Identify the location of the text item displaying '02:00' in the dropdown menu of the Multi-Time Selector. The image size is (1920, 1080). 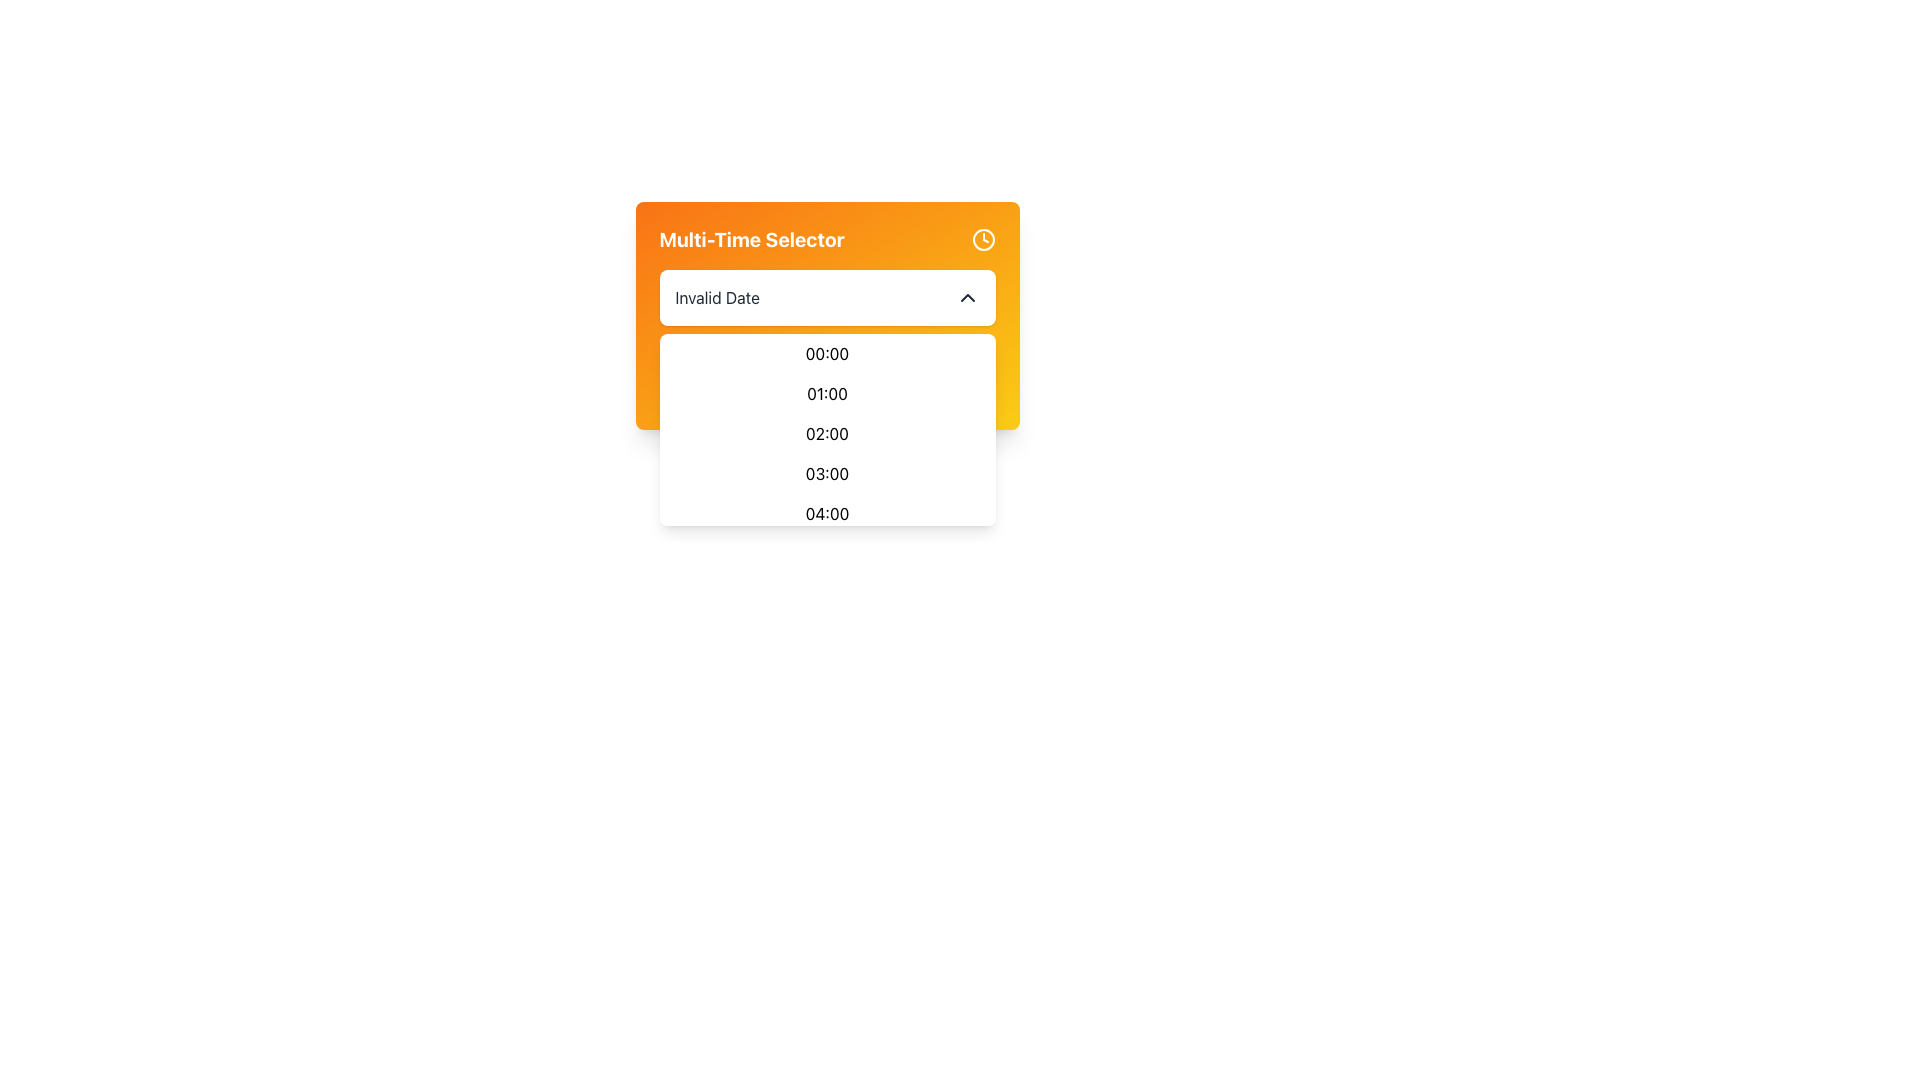
(827, 433).